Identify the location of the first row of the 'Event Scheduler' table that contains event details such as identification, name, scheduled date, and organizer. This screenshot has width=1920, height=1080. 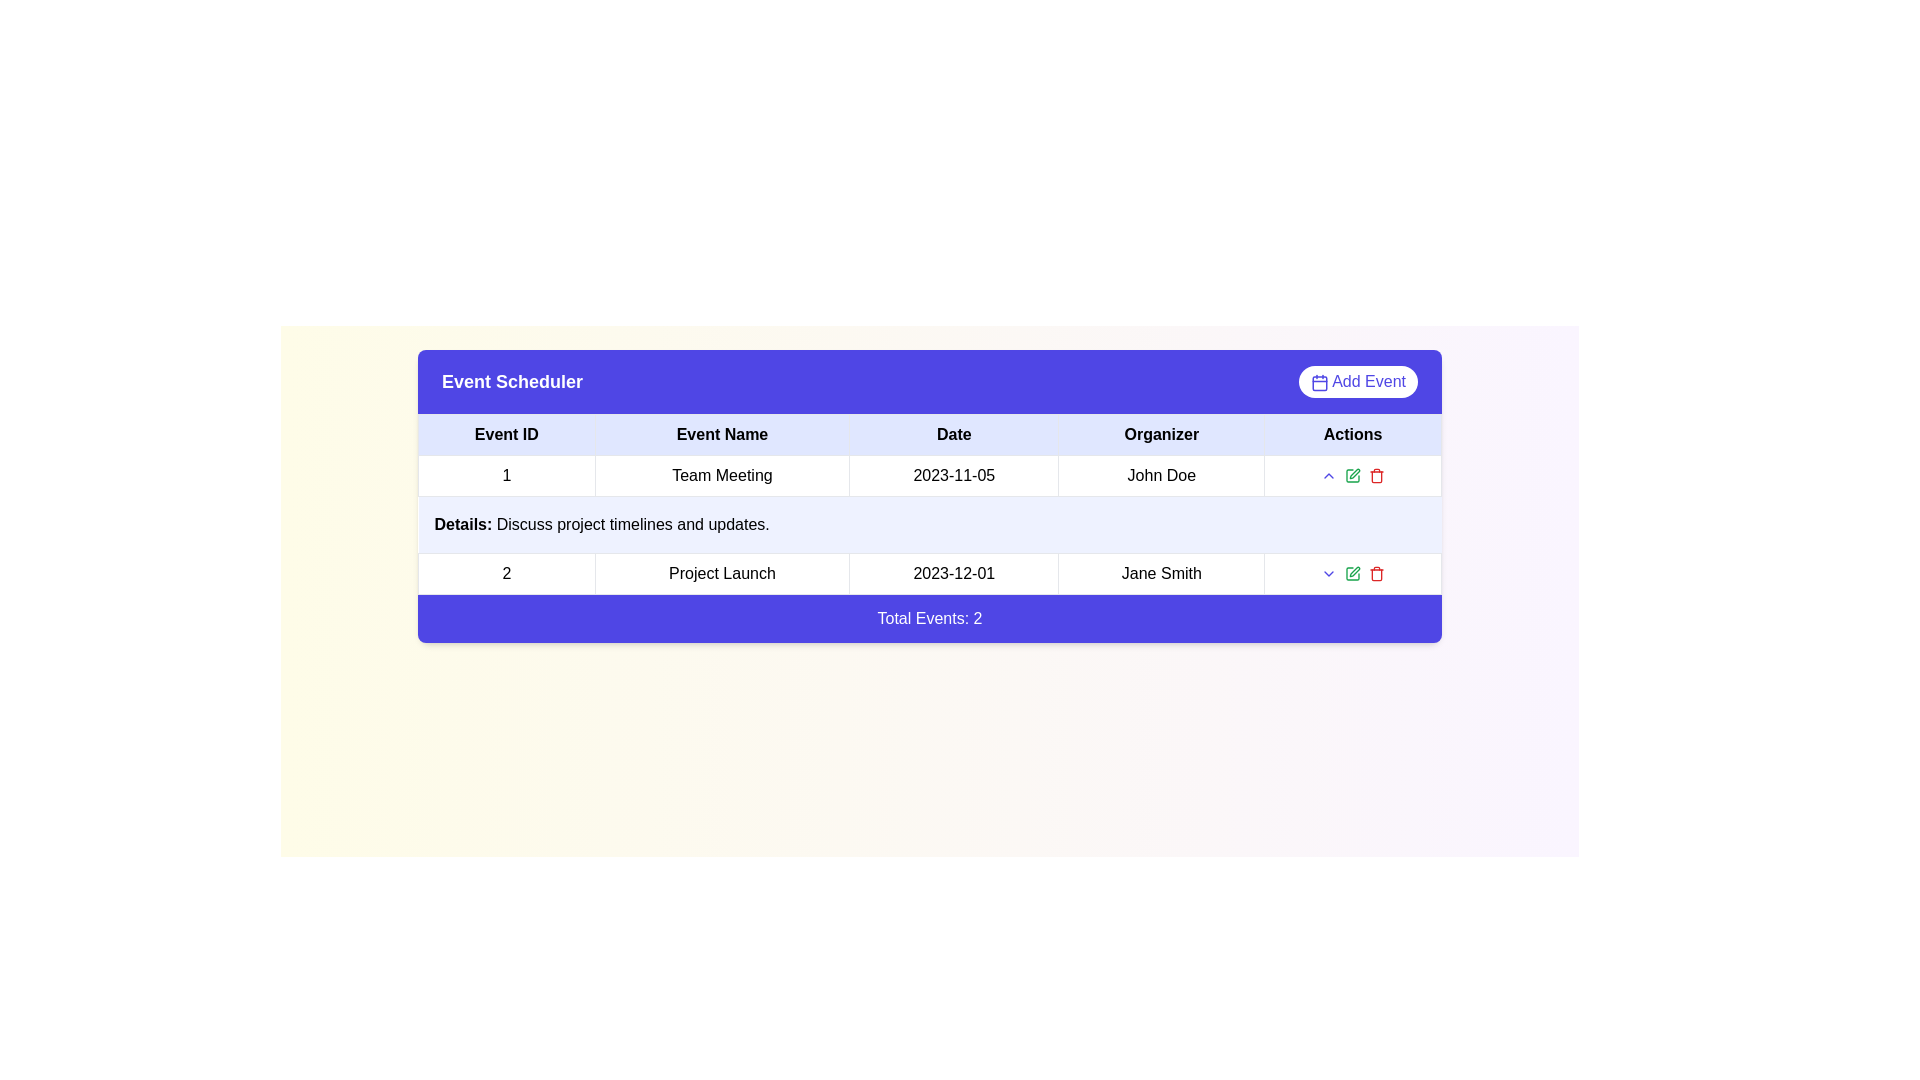
(929, 475).